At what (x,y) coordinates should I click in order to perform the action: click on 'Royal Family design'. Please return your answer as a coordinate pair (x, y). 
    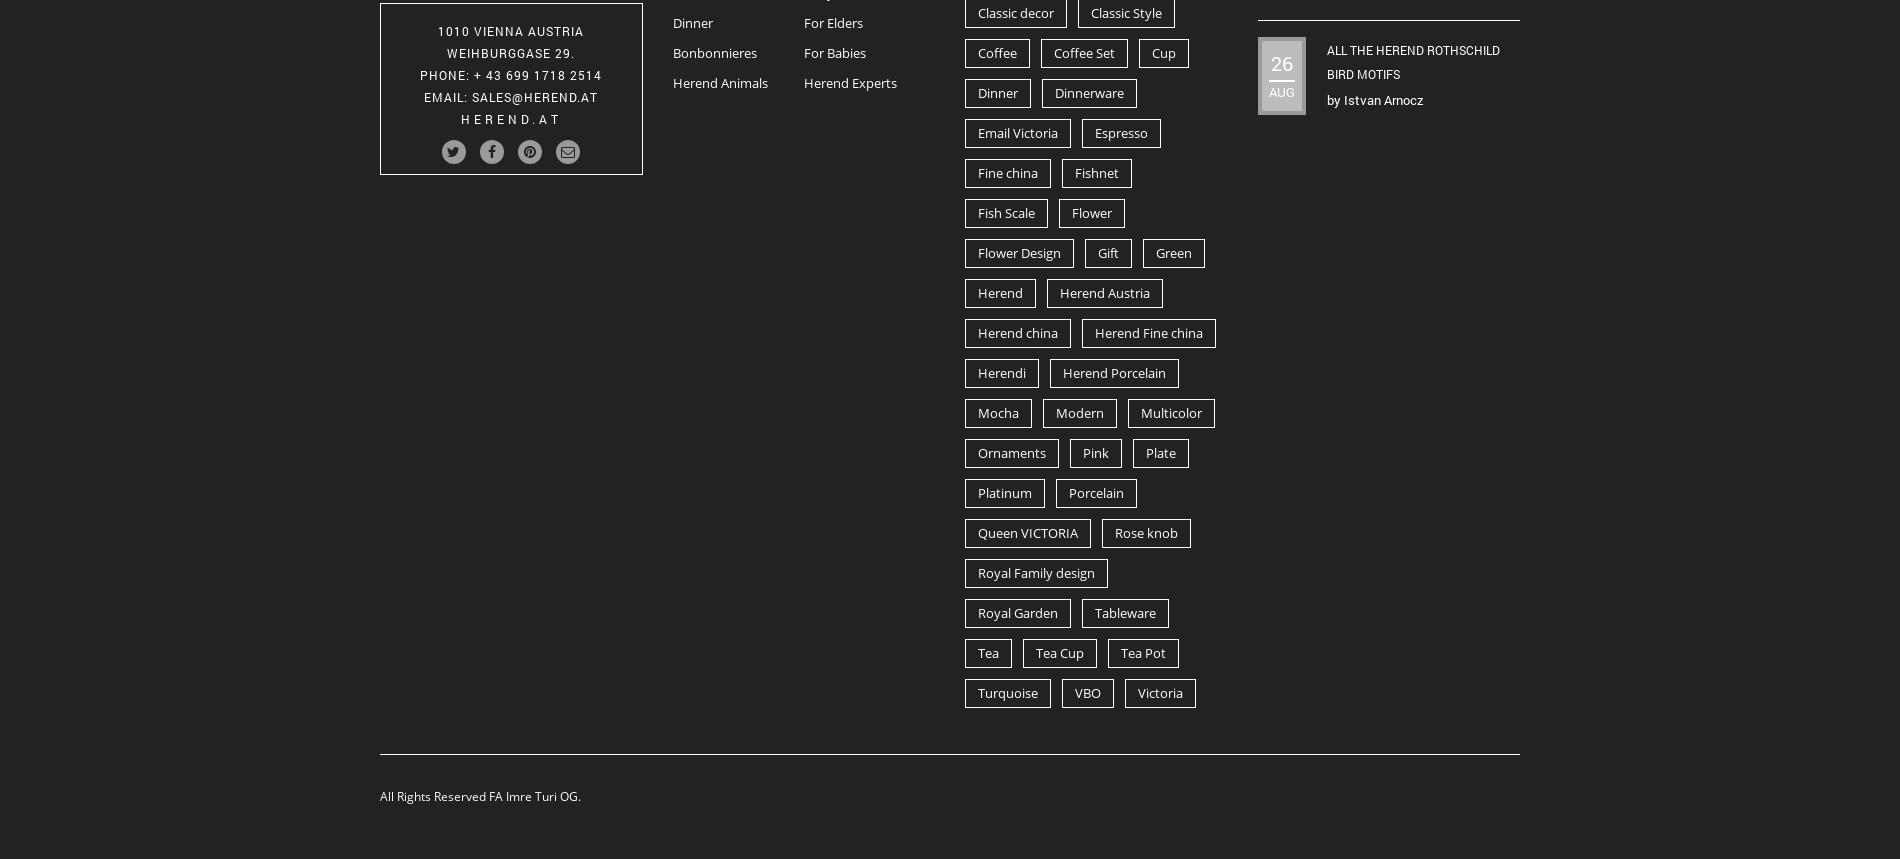
    Looking at the image, I should click on (1036, 571).